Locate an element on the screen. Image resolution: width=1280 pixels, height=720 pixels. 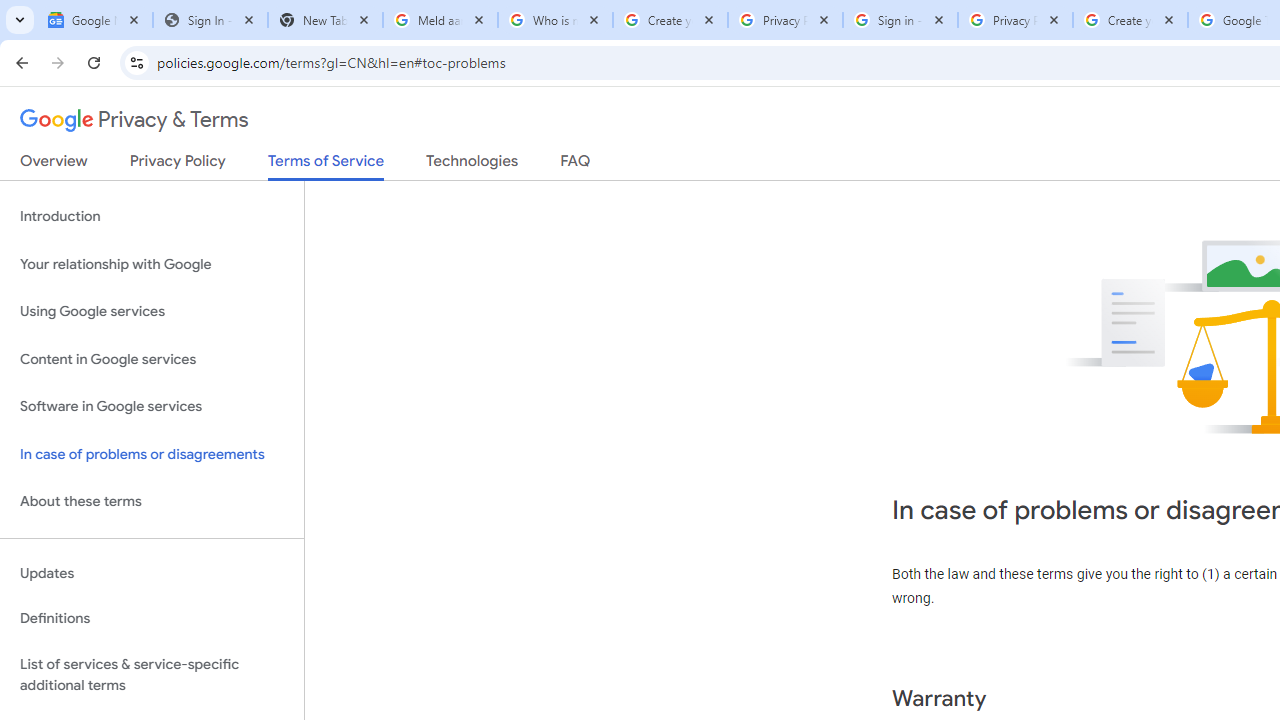
'Sign in - Google Accounts' is located at coordinates (899, 20).